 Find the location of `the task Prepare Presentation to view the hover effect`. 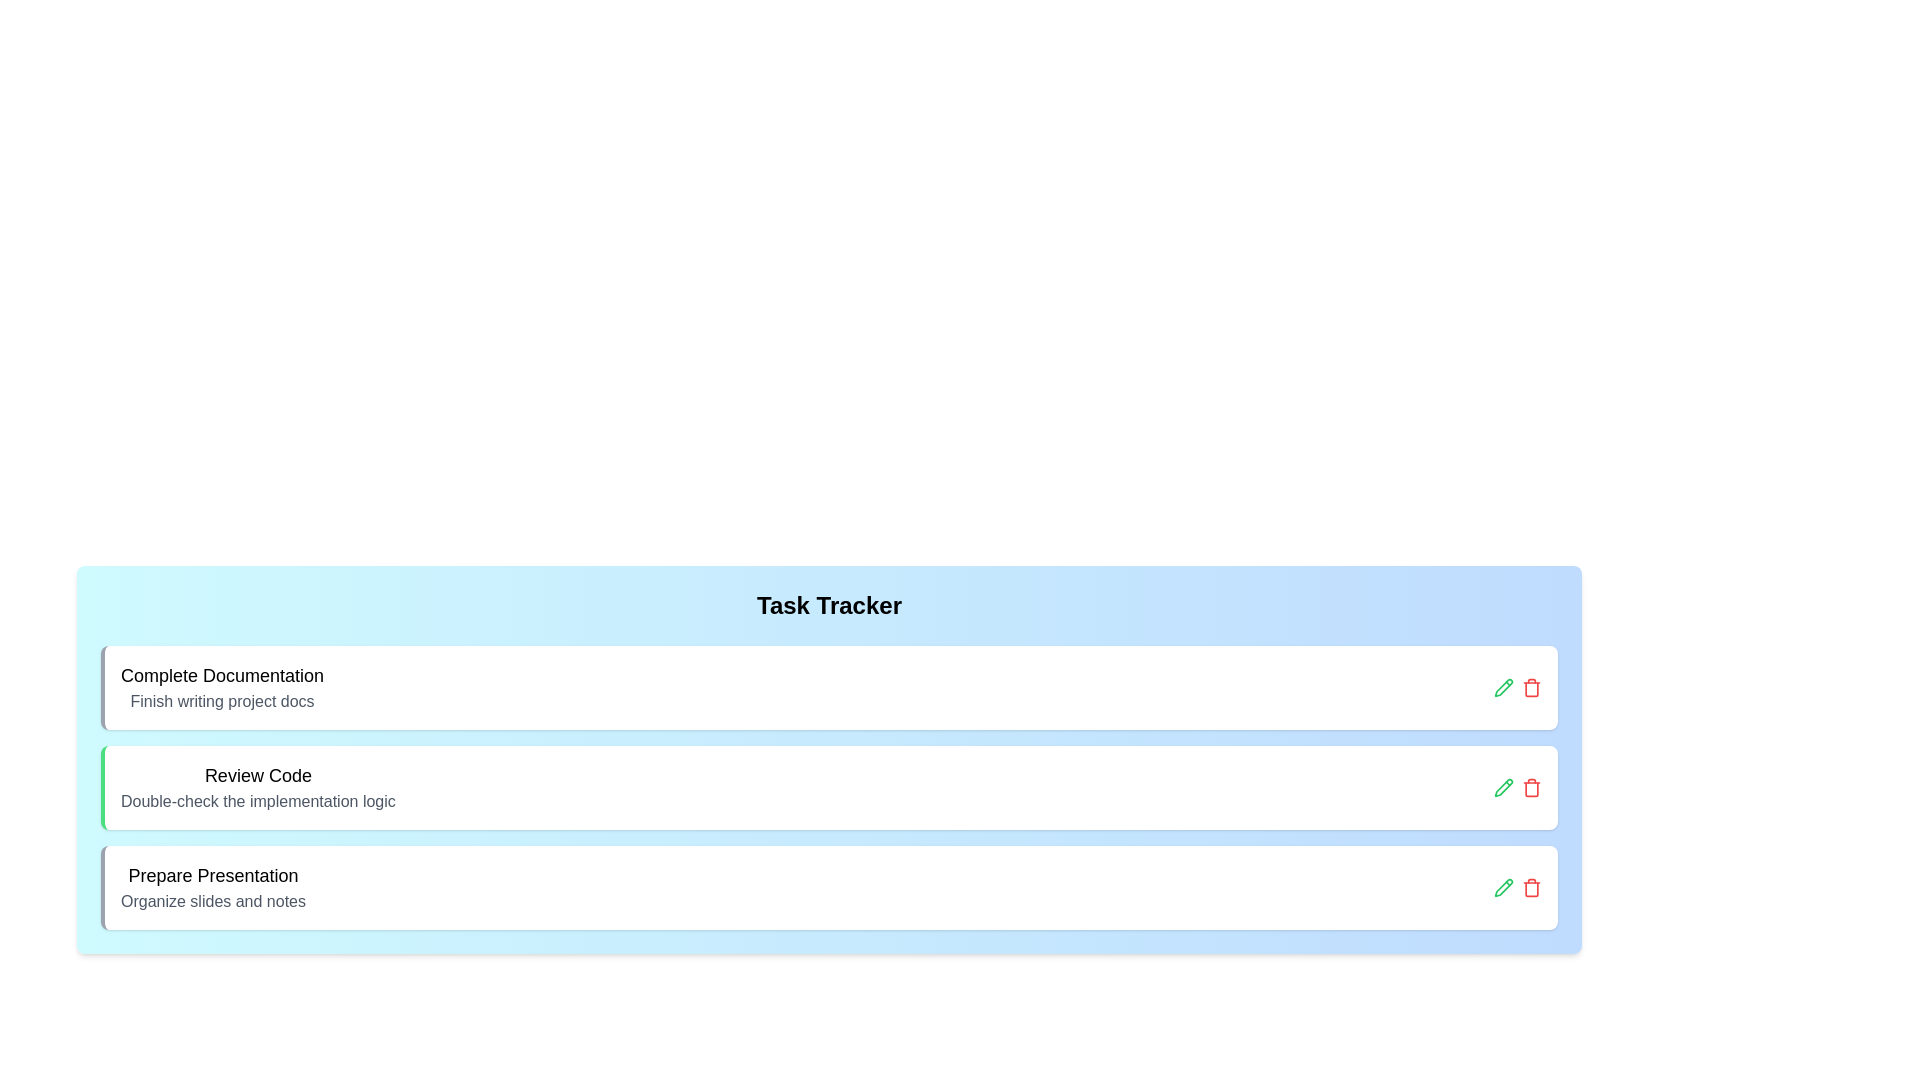

the task Prepare Presentation to view the hover effect is located at coordinates (829, 886).